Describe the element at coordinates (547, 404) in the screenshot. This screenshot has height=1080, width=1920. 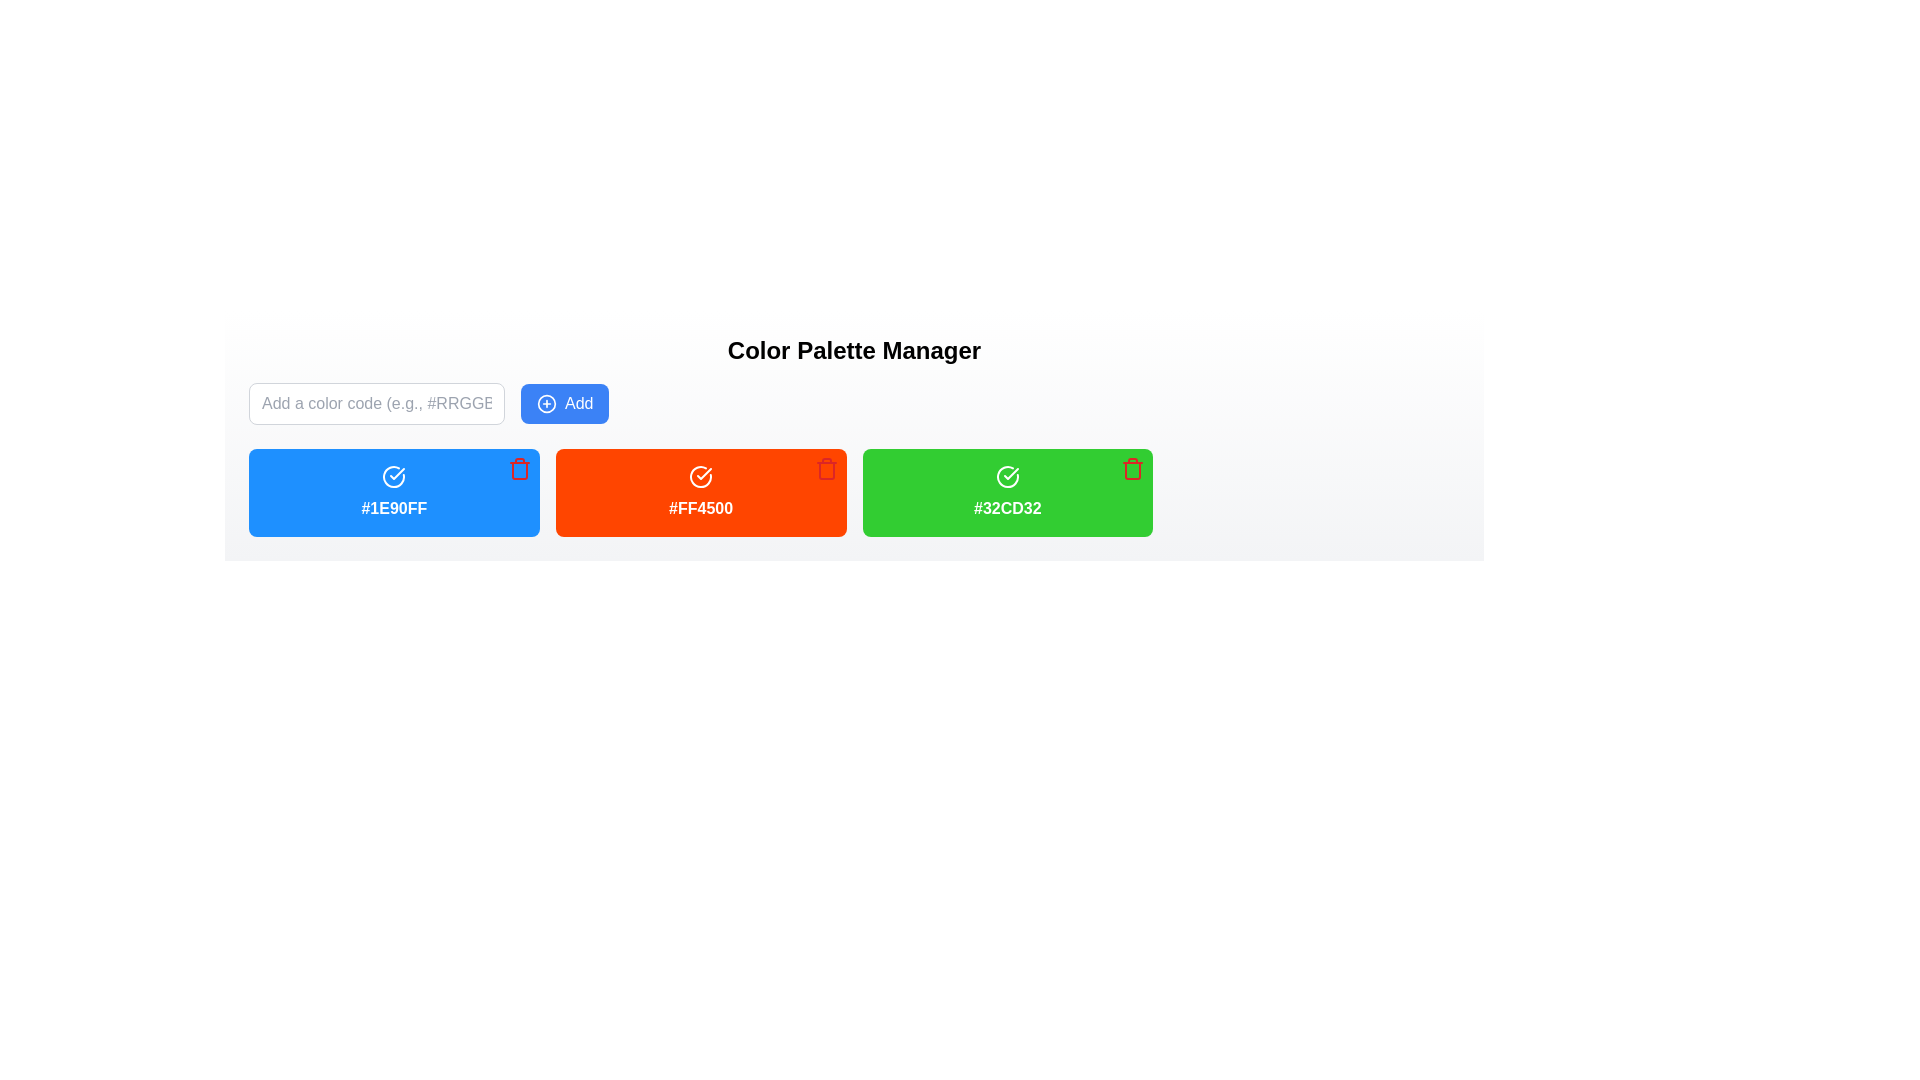
I see `the icon to the left of the 'Add' text label inside the rectangular button that indicates adding an item` at that location.